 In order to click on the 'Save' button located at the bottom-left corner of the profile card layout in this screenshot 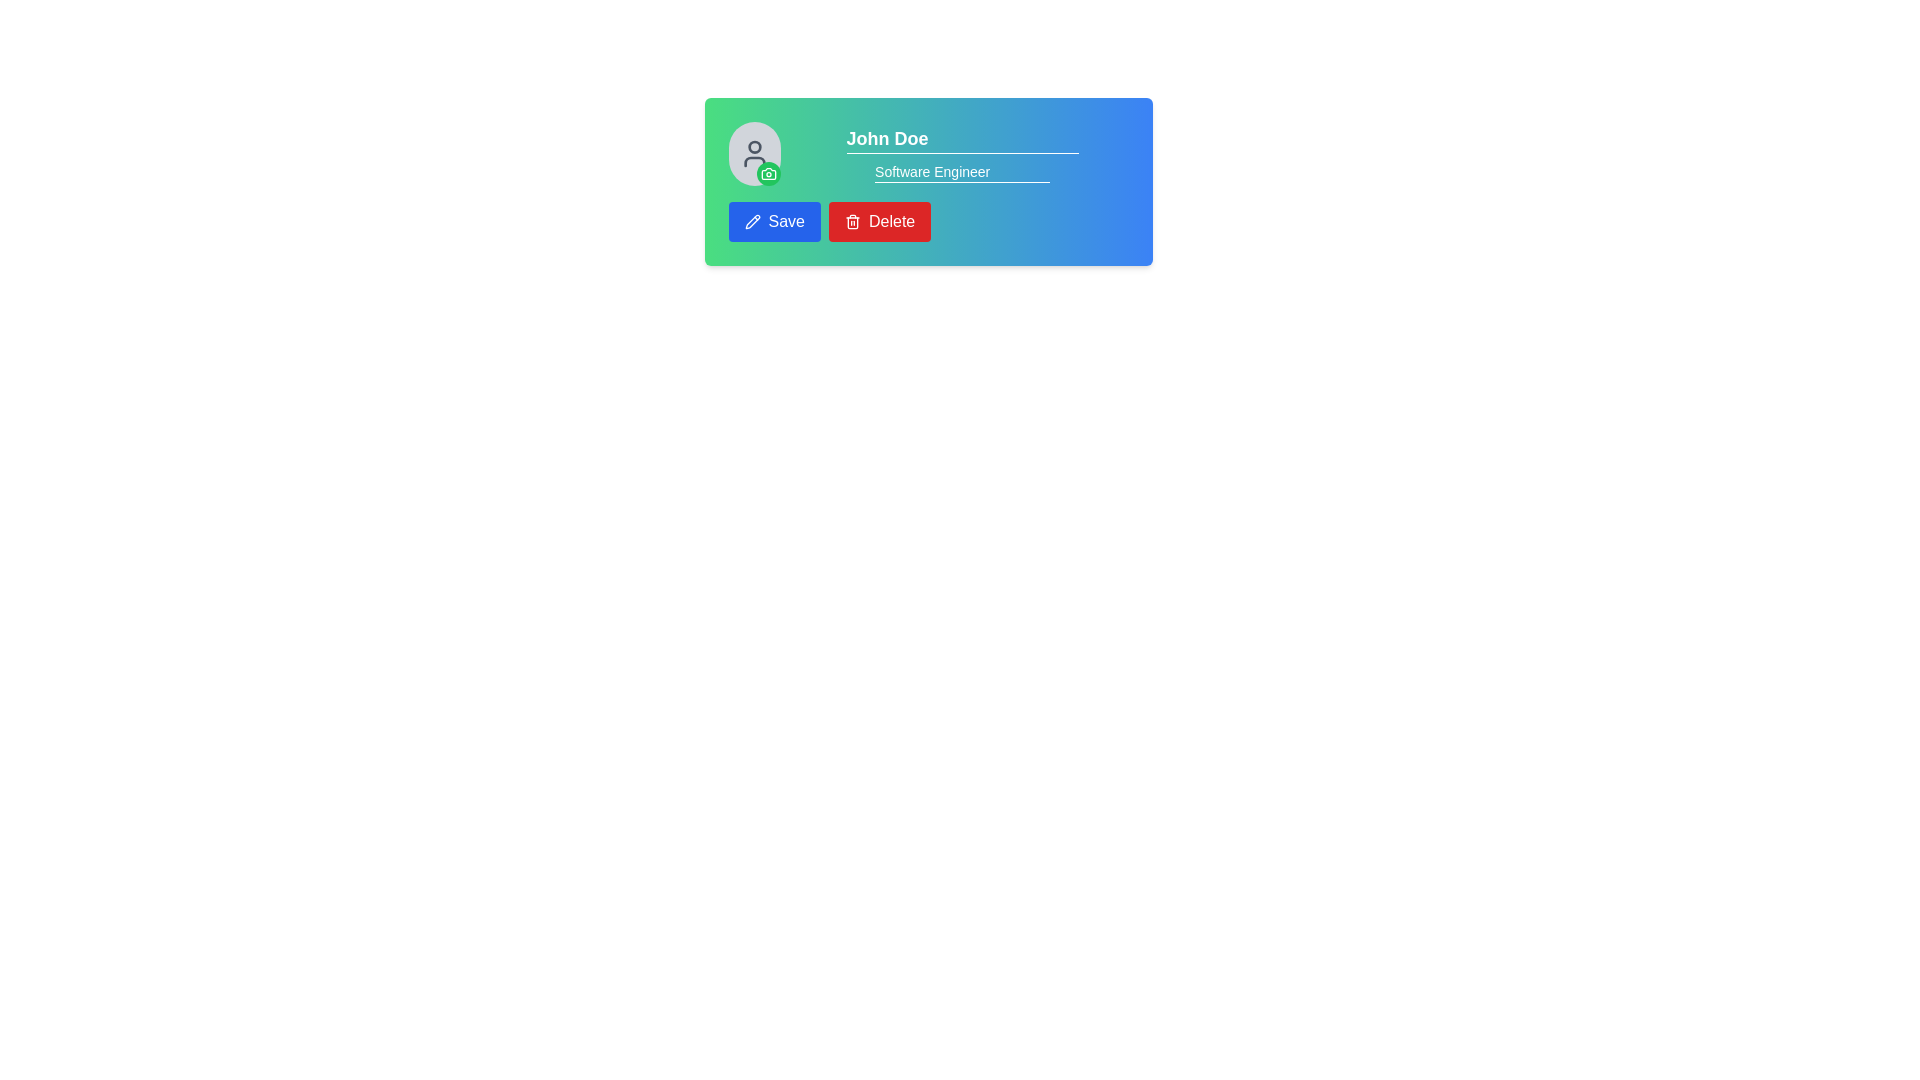, I will do `click(773, 222)`.